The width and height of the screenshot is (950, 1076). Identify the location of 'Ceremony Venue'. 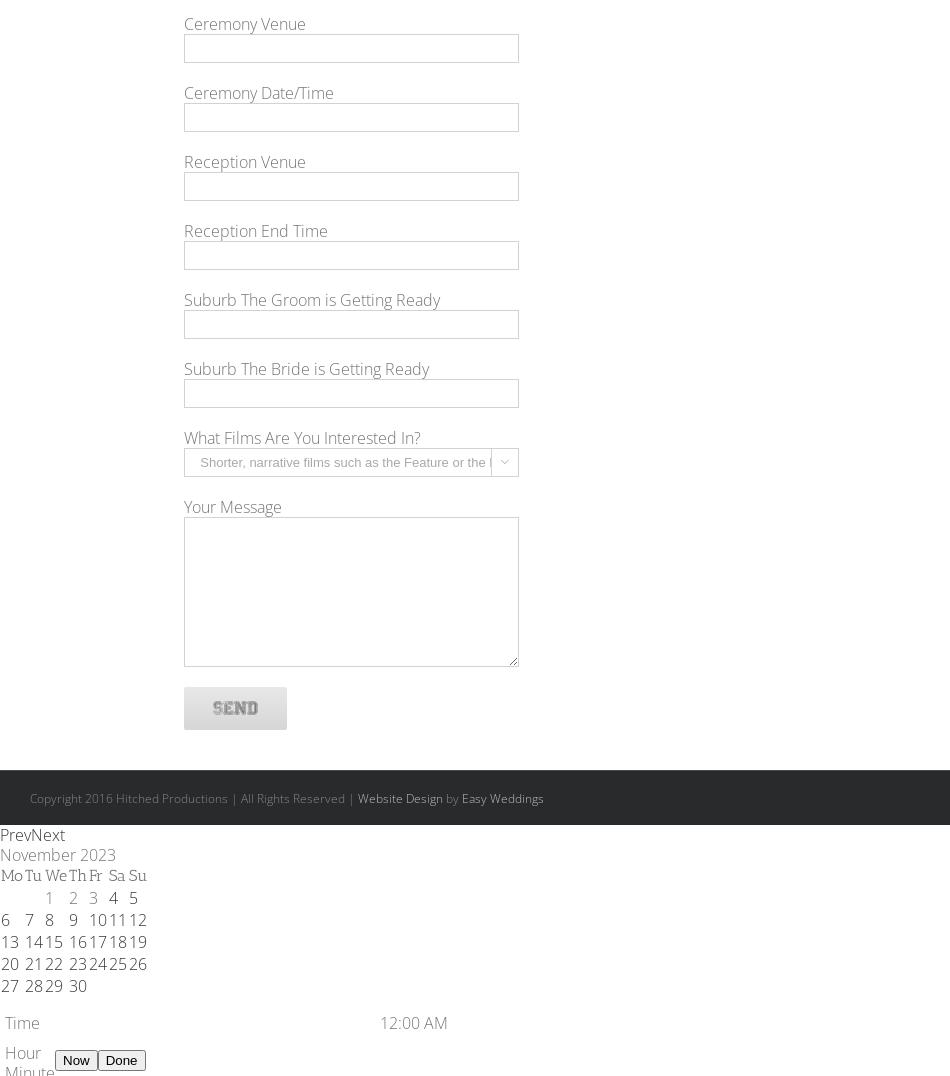
(244, 22).